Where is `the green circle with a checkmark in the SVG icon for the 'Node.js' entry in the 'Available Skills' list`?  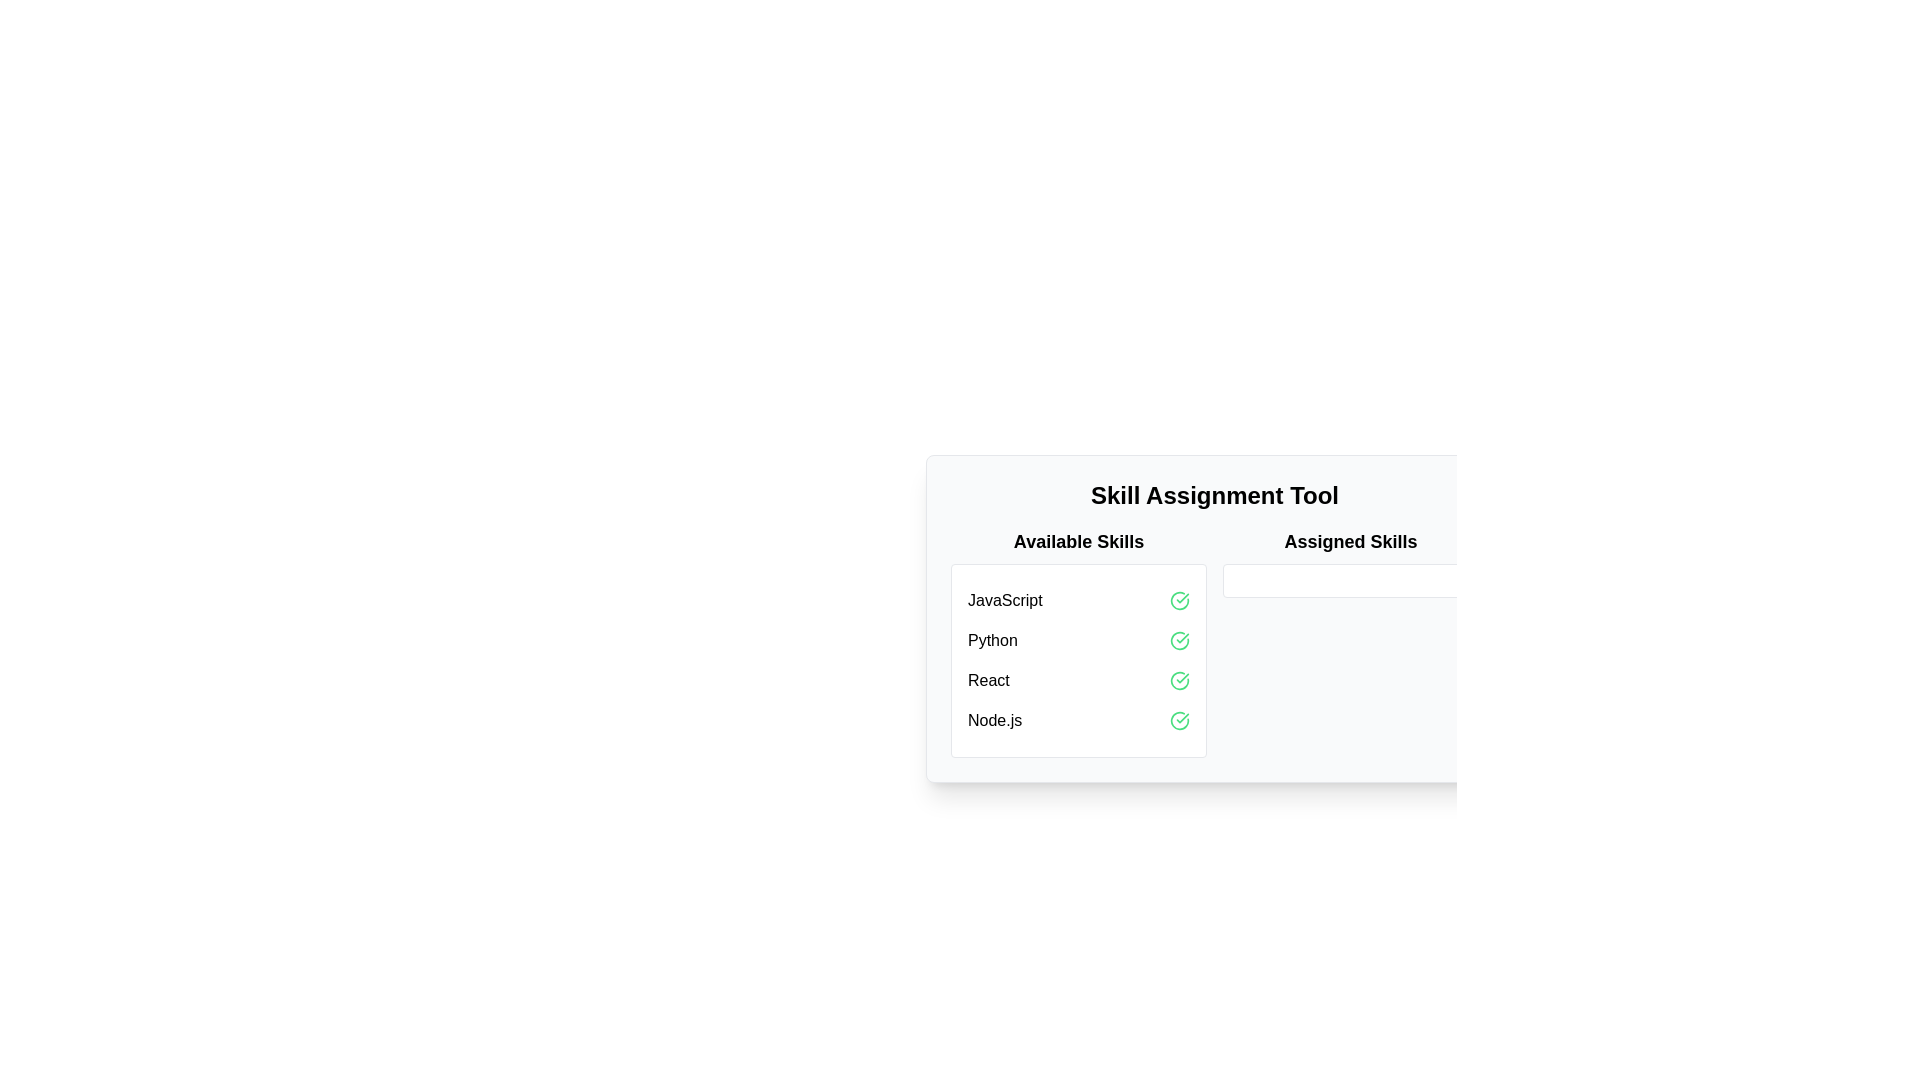
the green circle with a checkmark in the SVG icon for the 'Node.js' entry in the 'Available Skills' list is located at coordinates (1180, 721).